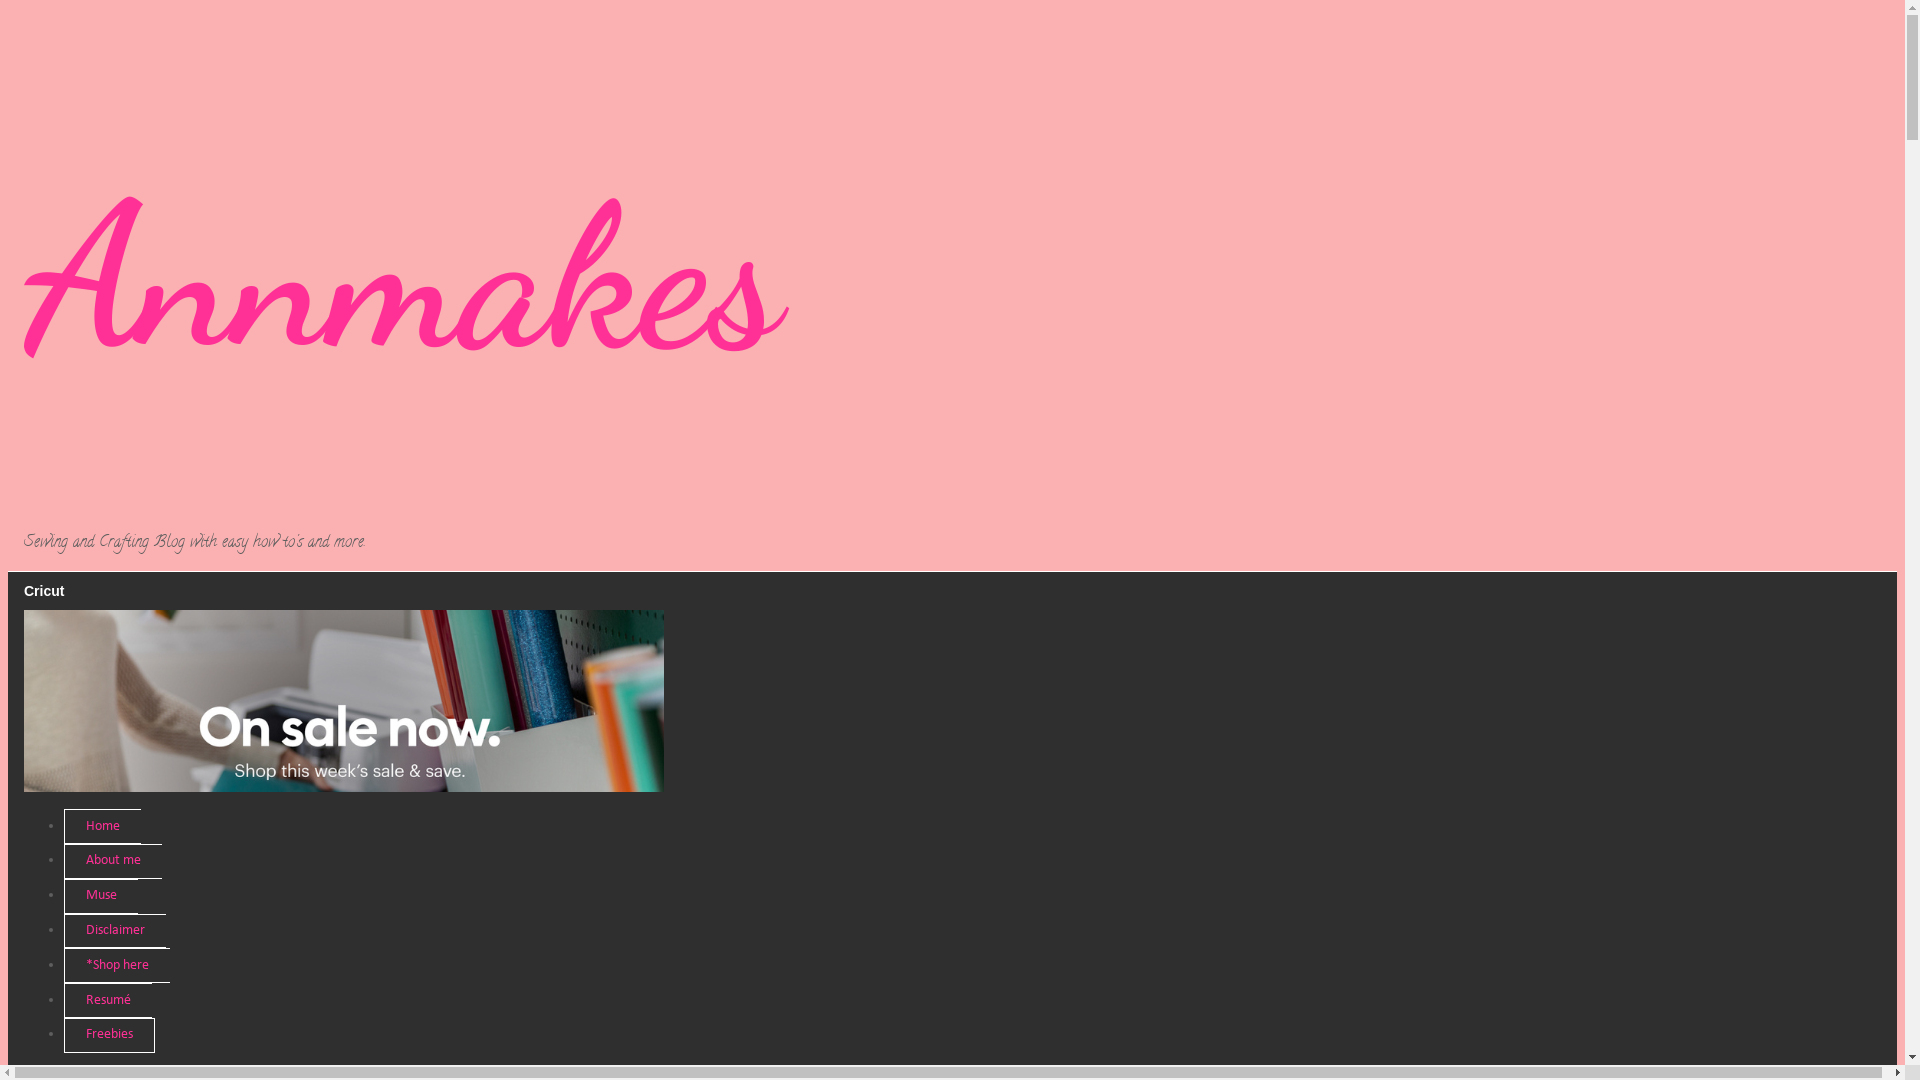  I want to click on 'Home', so click(101, 826).